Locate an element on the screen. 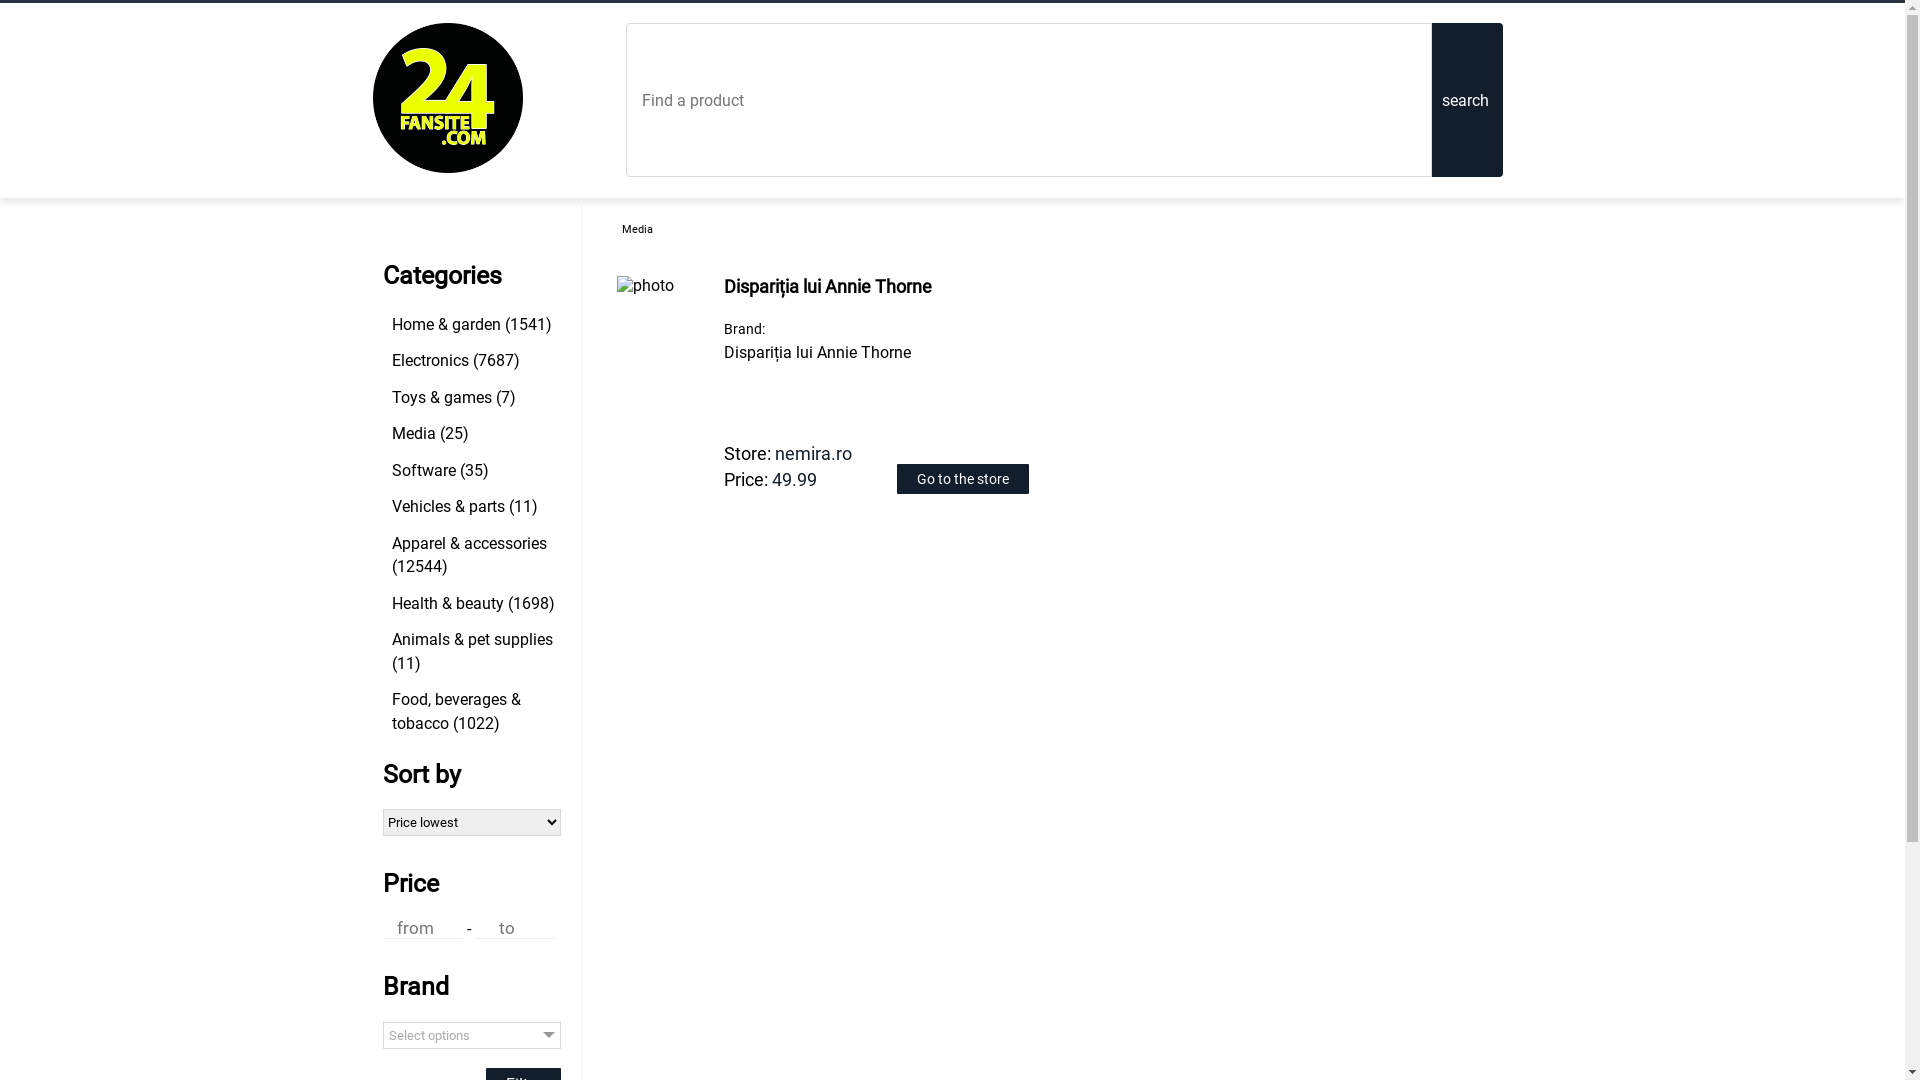 The height and width of the screenshot is (1080, 1920). 'Media' is located at coordinates (636, 228).